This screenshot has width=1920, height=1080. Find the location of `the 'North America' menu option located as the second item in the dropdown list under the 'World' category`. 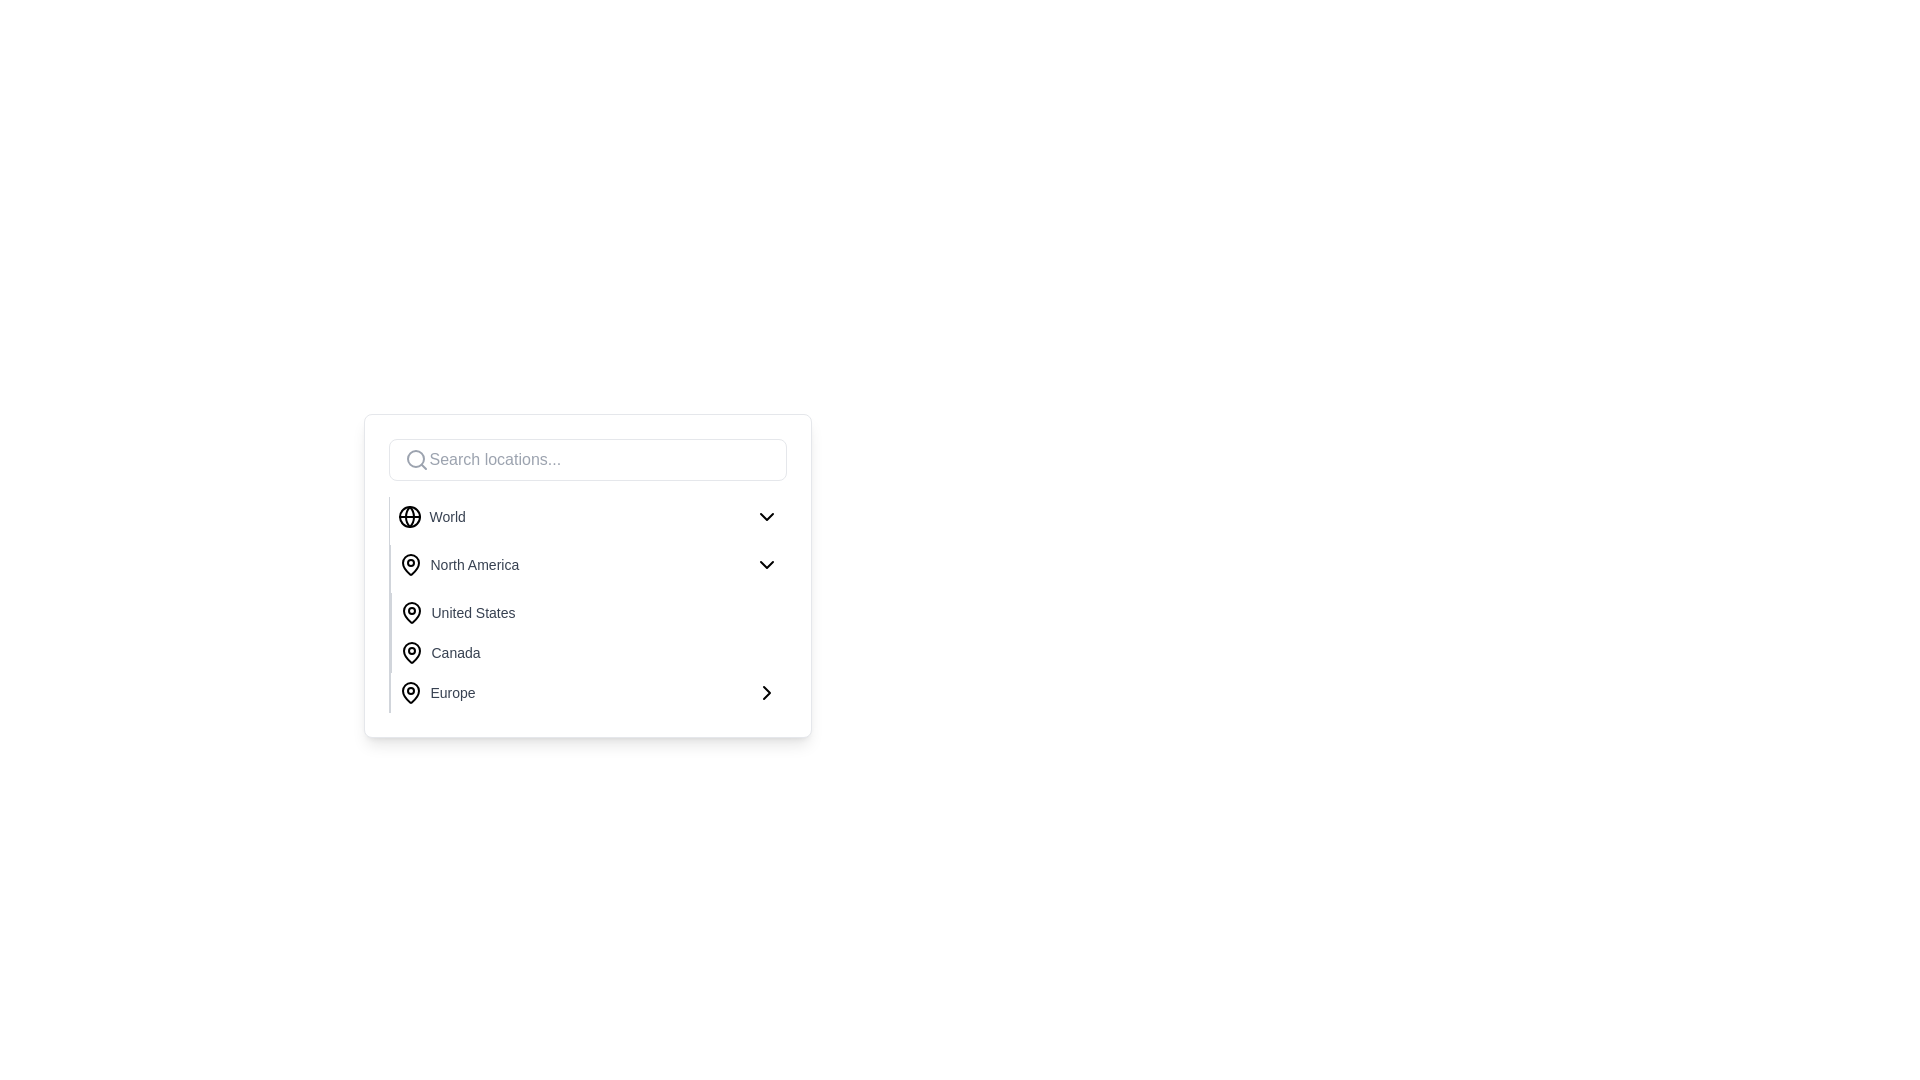

the 'North America' menu option located as the second item in the dropdown list under the 'World' category is located at coordinates (456, 564).